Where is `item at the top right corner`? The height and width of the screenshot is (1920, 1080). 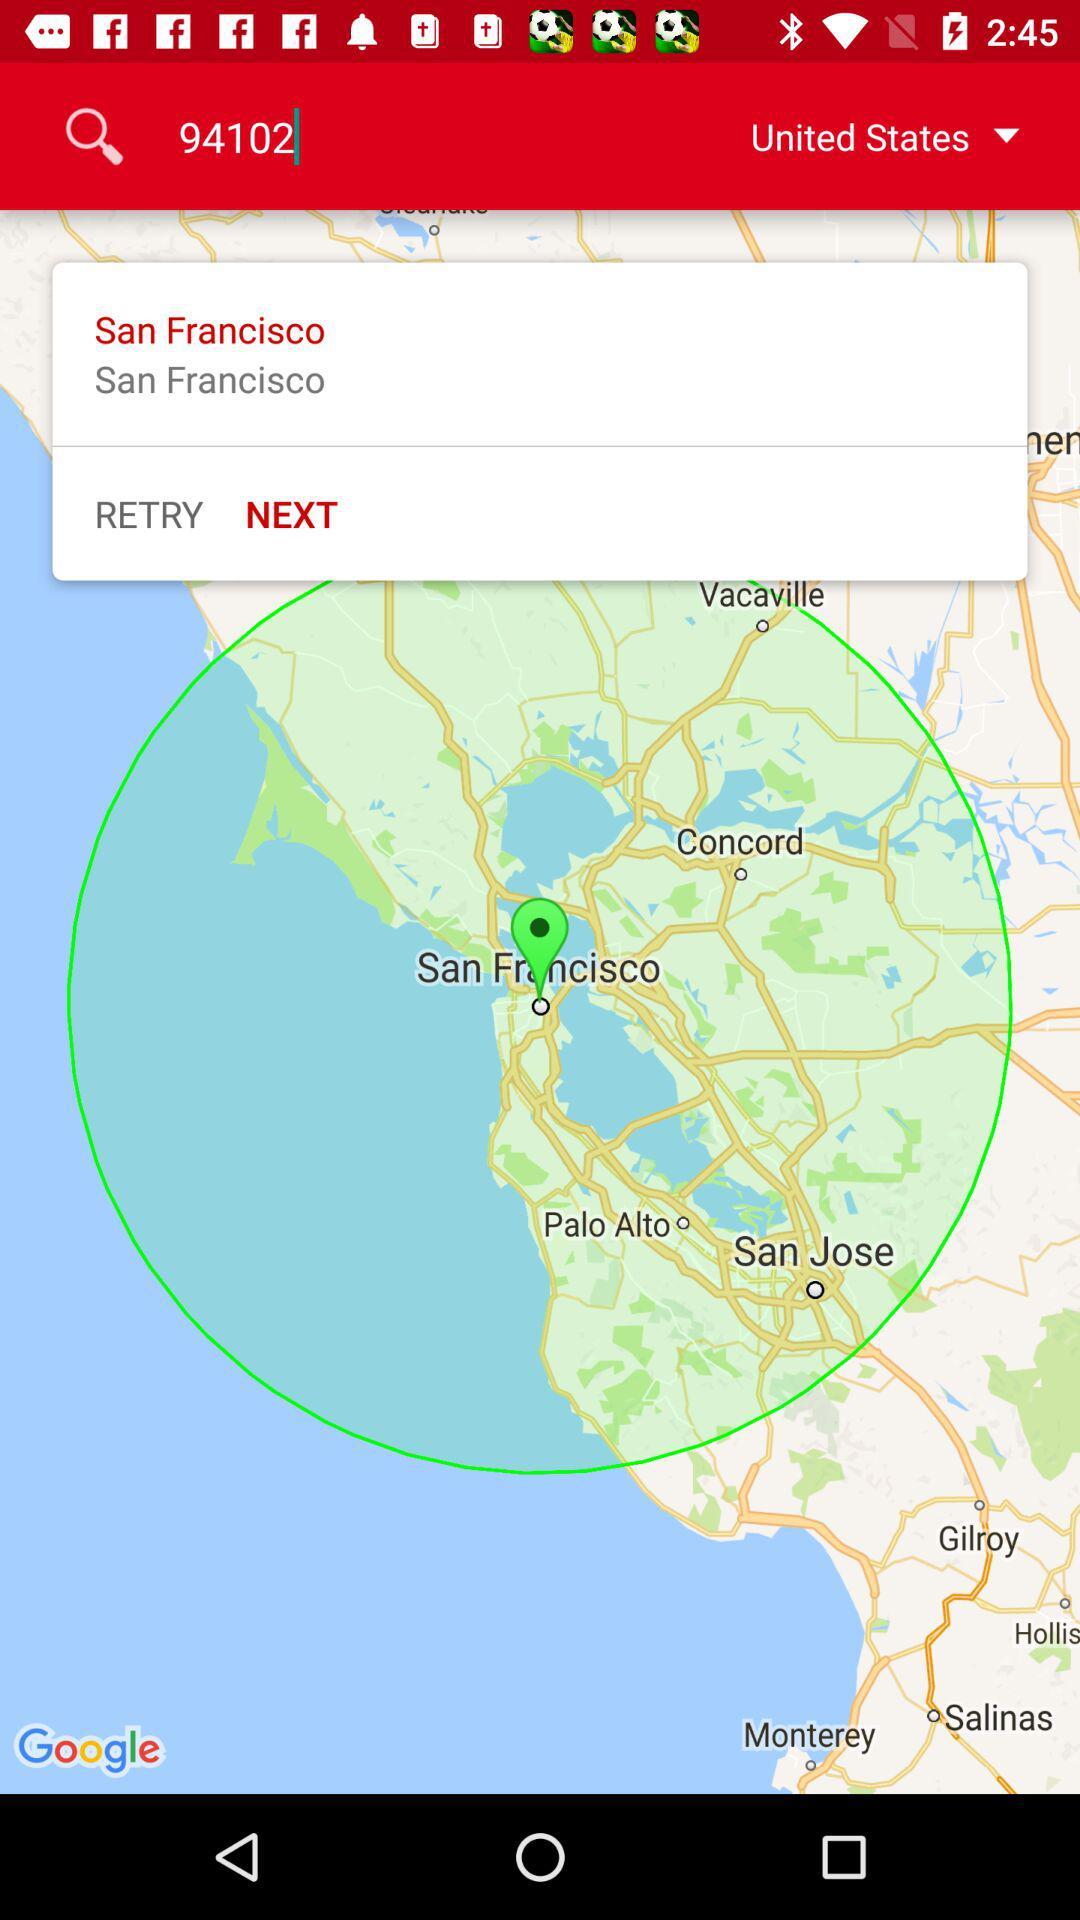 item at the top right corner is located at coordinates (853, 135).